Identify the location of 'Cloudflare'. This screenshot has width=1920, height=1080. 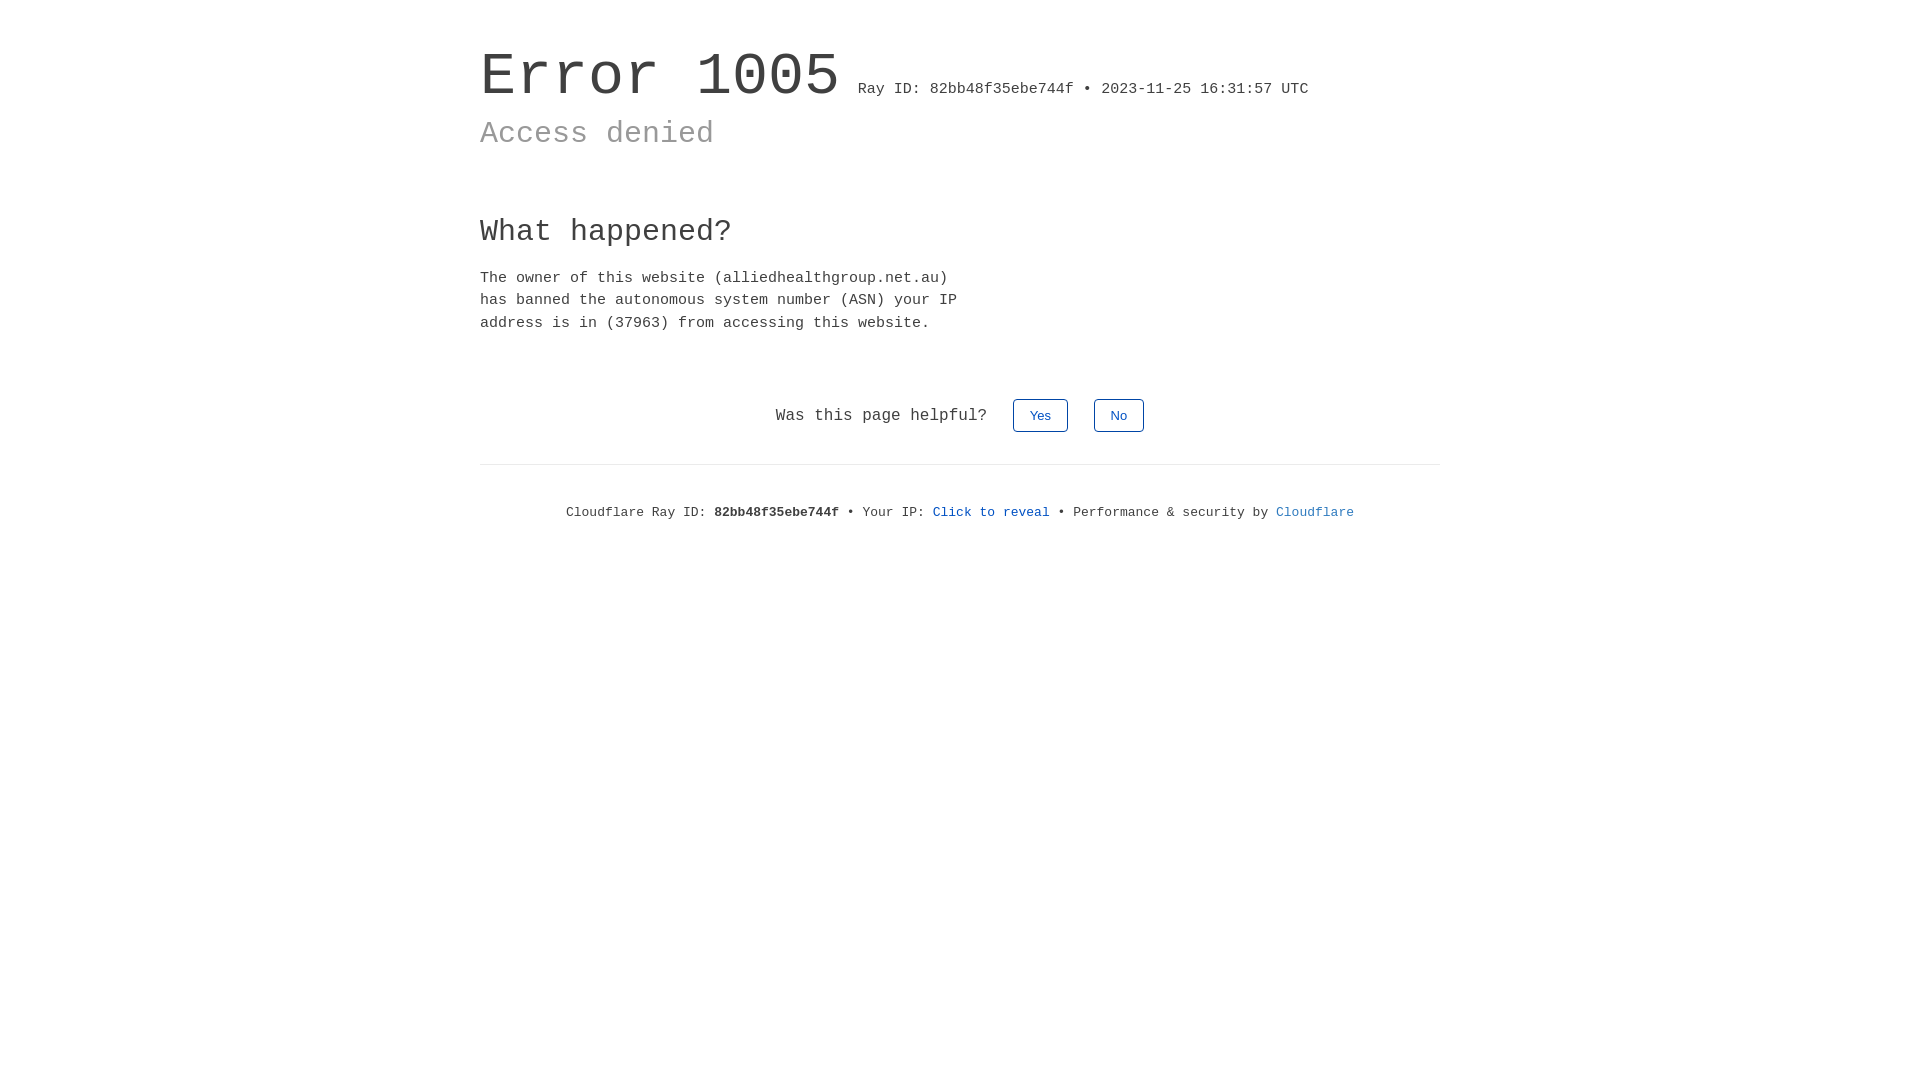
(1315, 511).